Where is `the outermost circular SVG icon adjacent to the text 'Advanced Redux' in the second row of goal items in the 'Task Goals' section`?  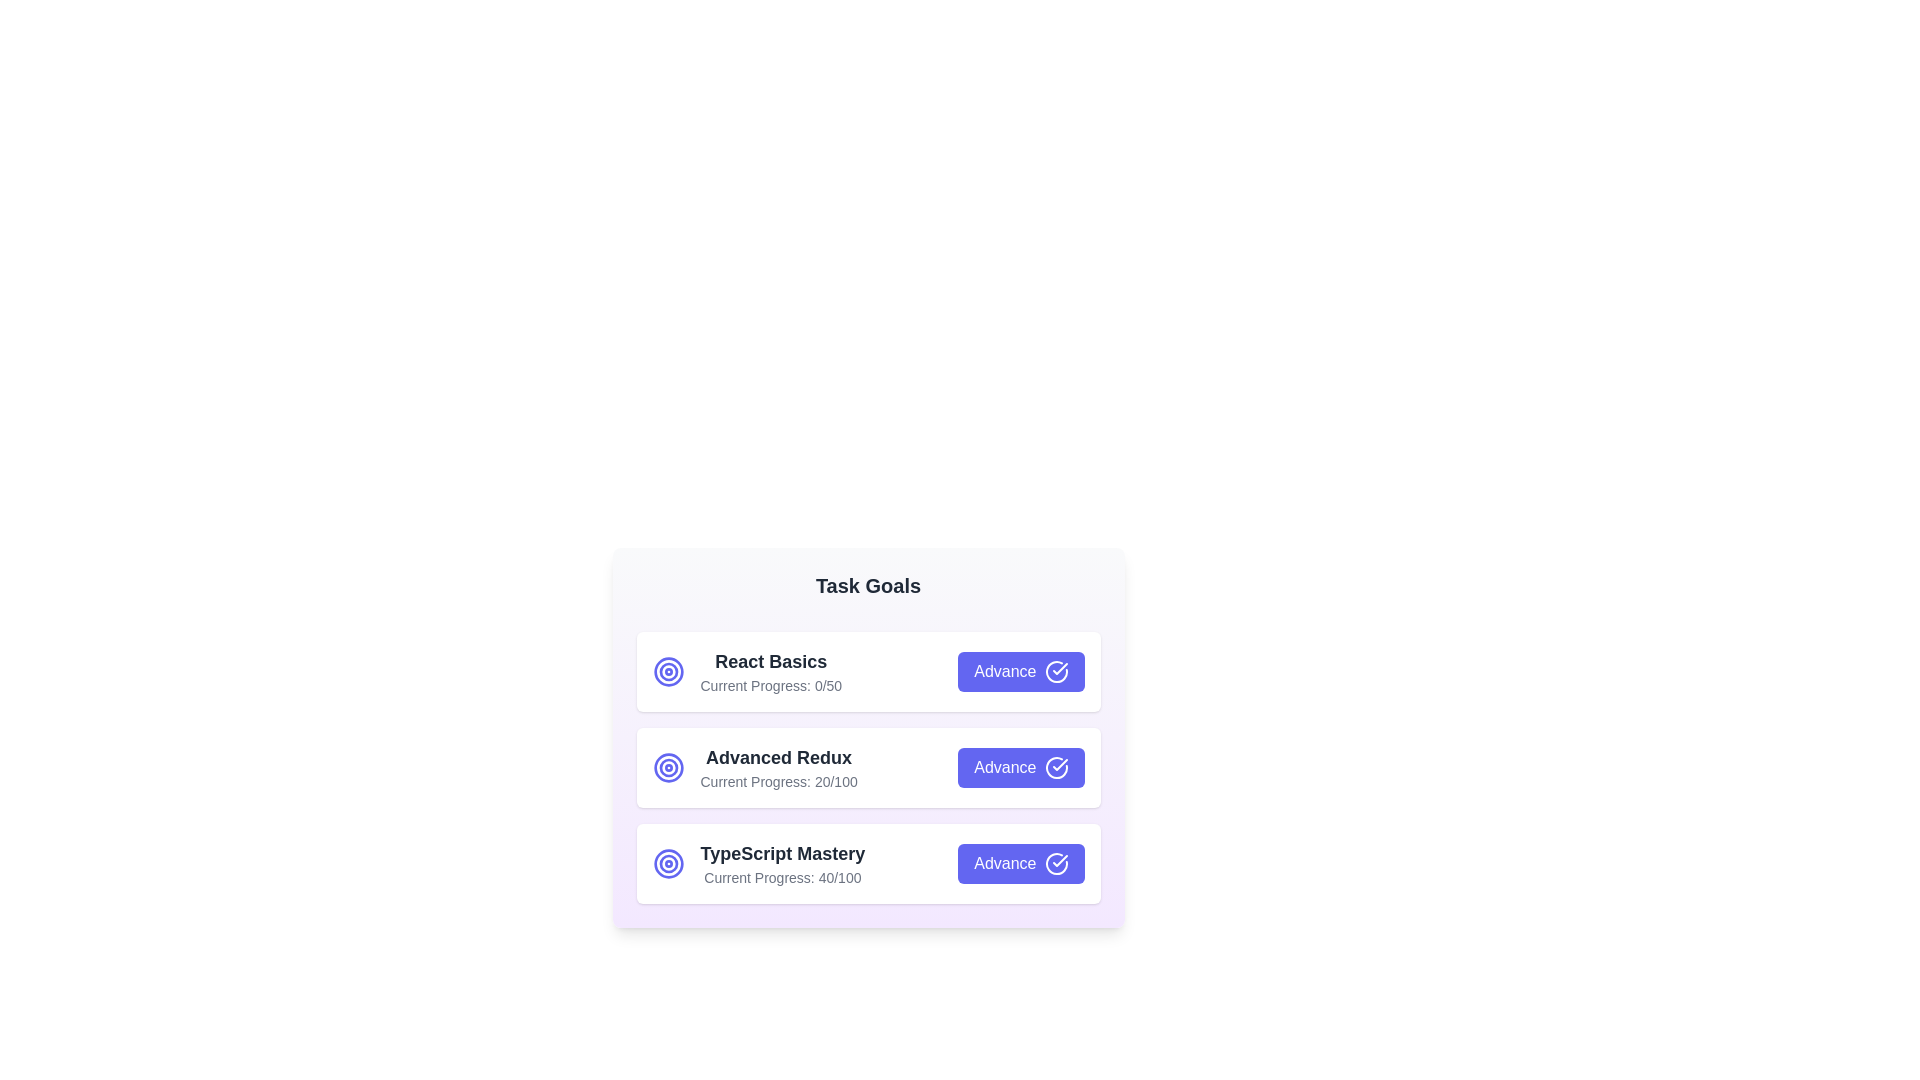
the outermost circular SVG icon adjacent to the text 'Advanced Redux' in the second row of goal items in the 'Task Goals' section is located at coordinates (668, 766).